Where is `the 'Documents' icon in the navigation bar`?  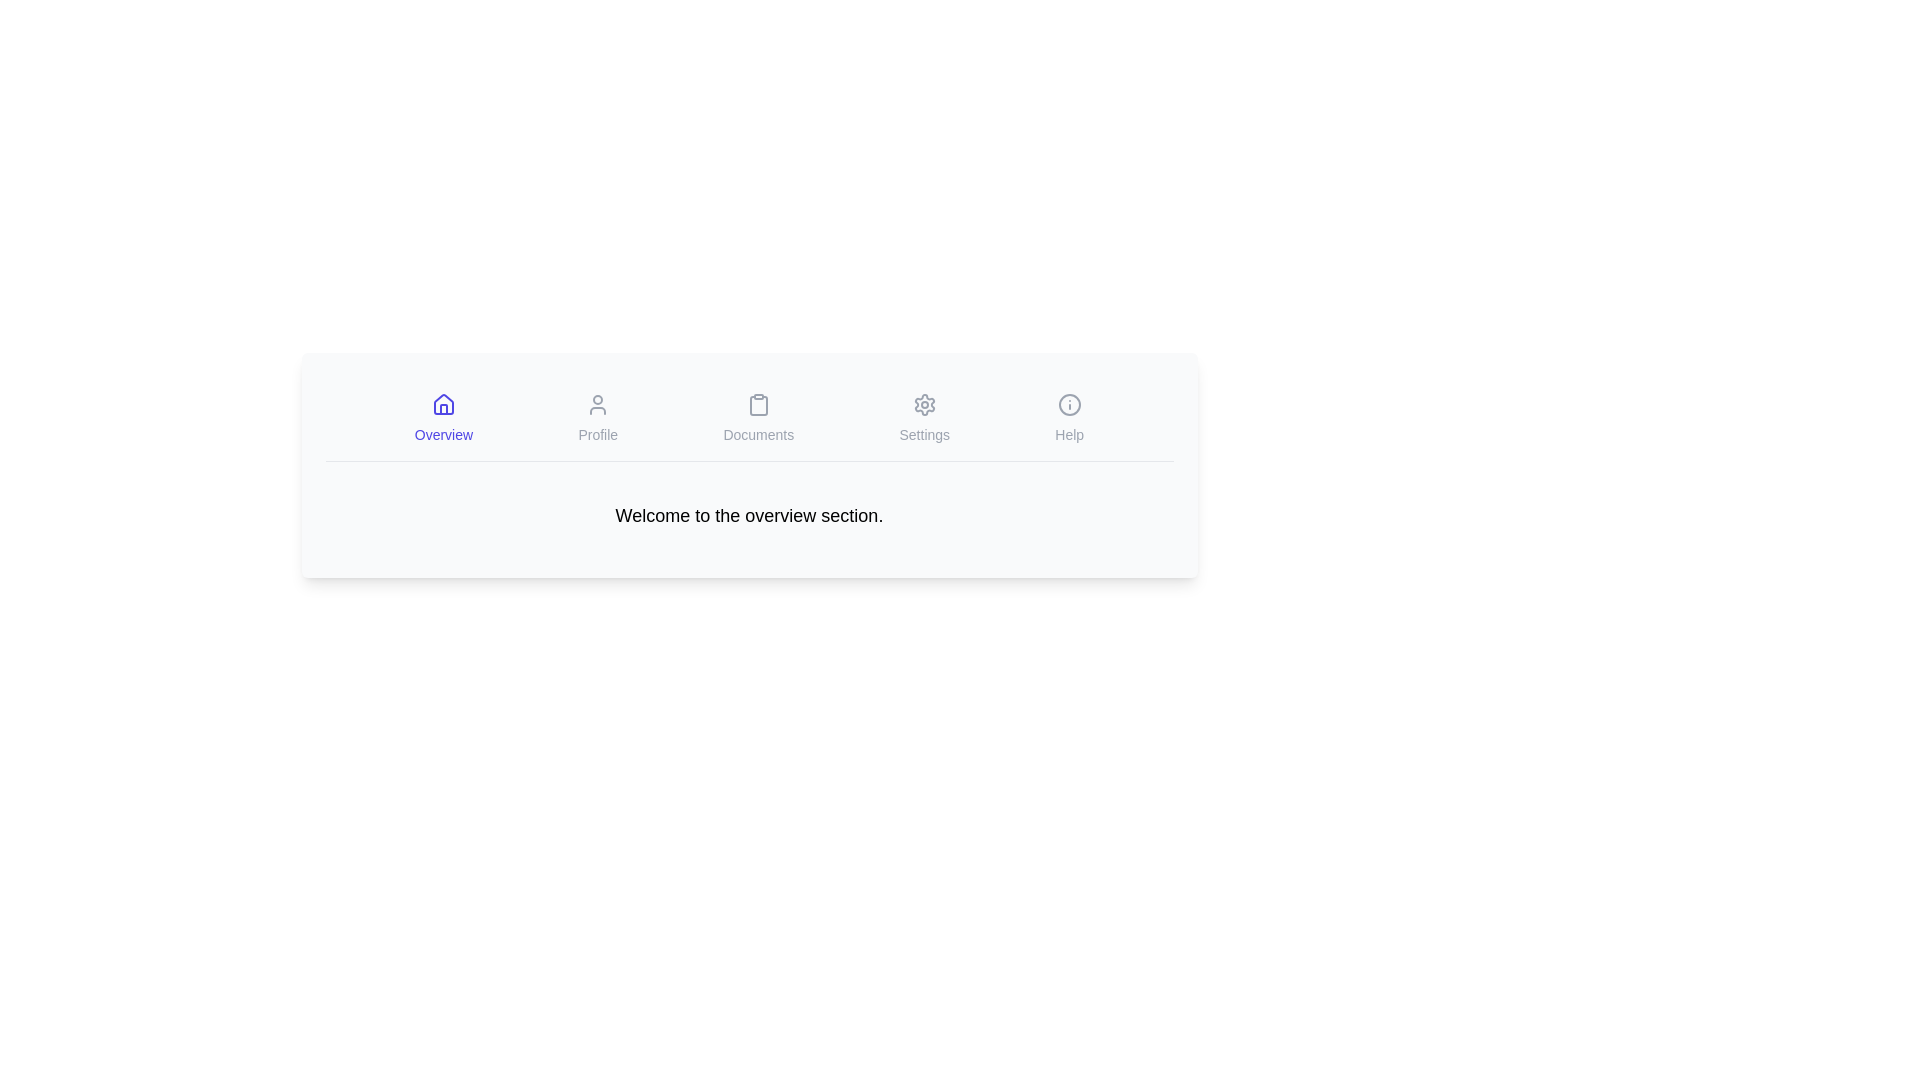 the 'Documents' icon in the navigation bar is located at coordinates (757, 405).